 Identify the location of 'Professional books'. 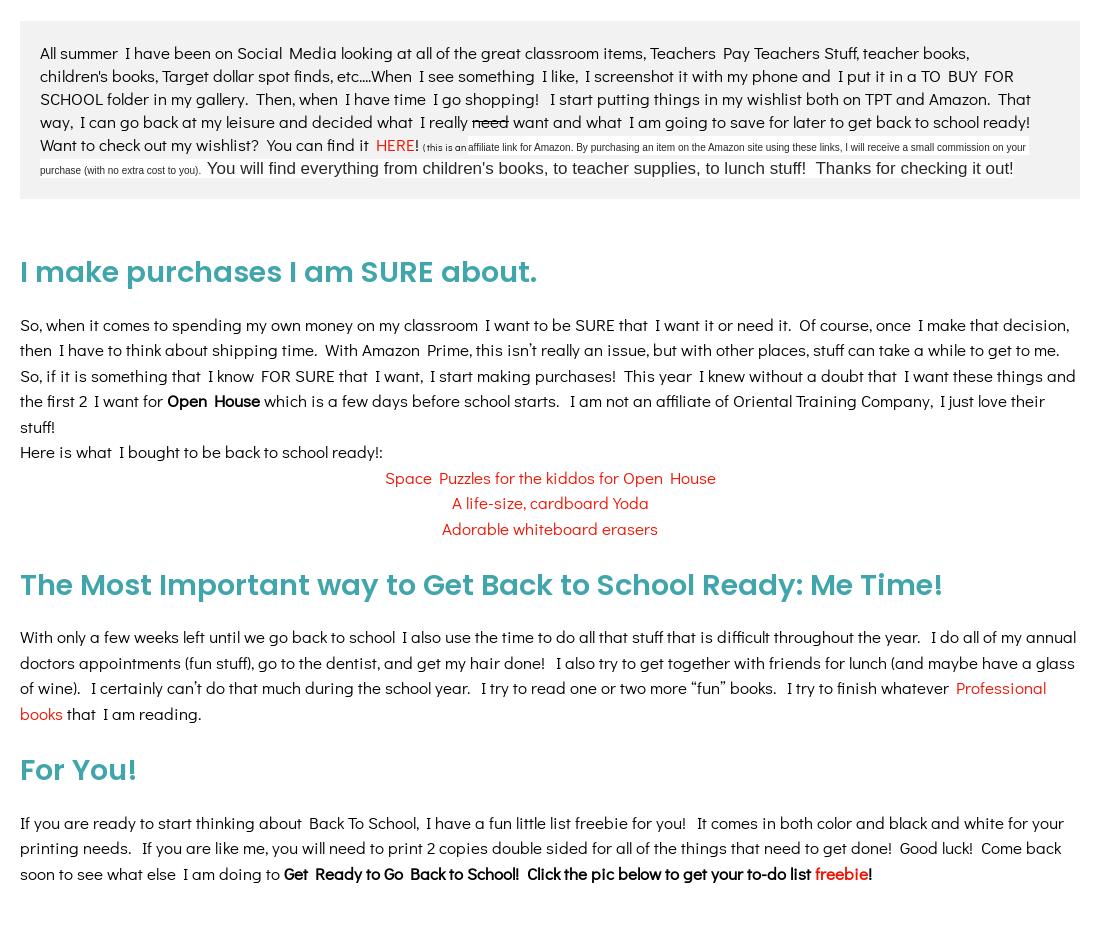
(531, 529).